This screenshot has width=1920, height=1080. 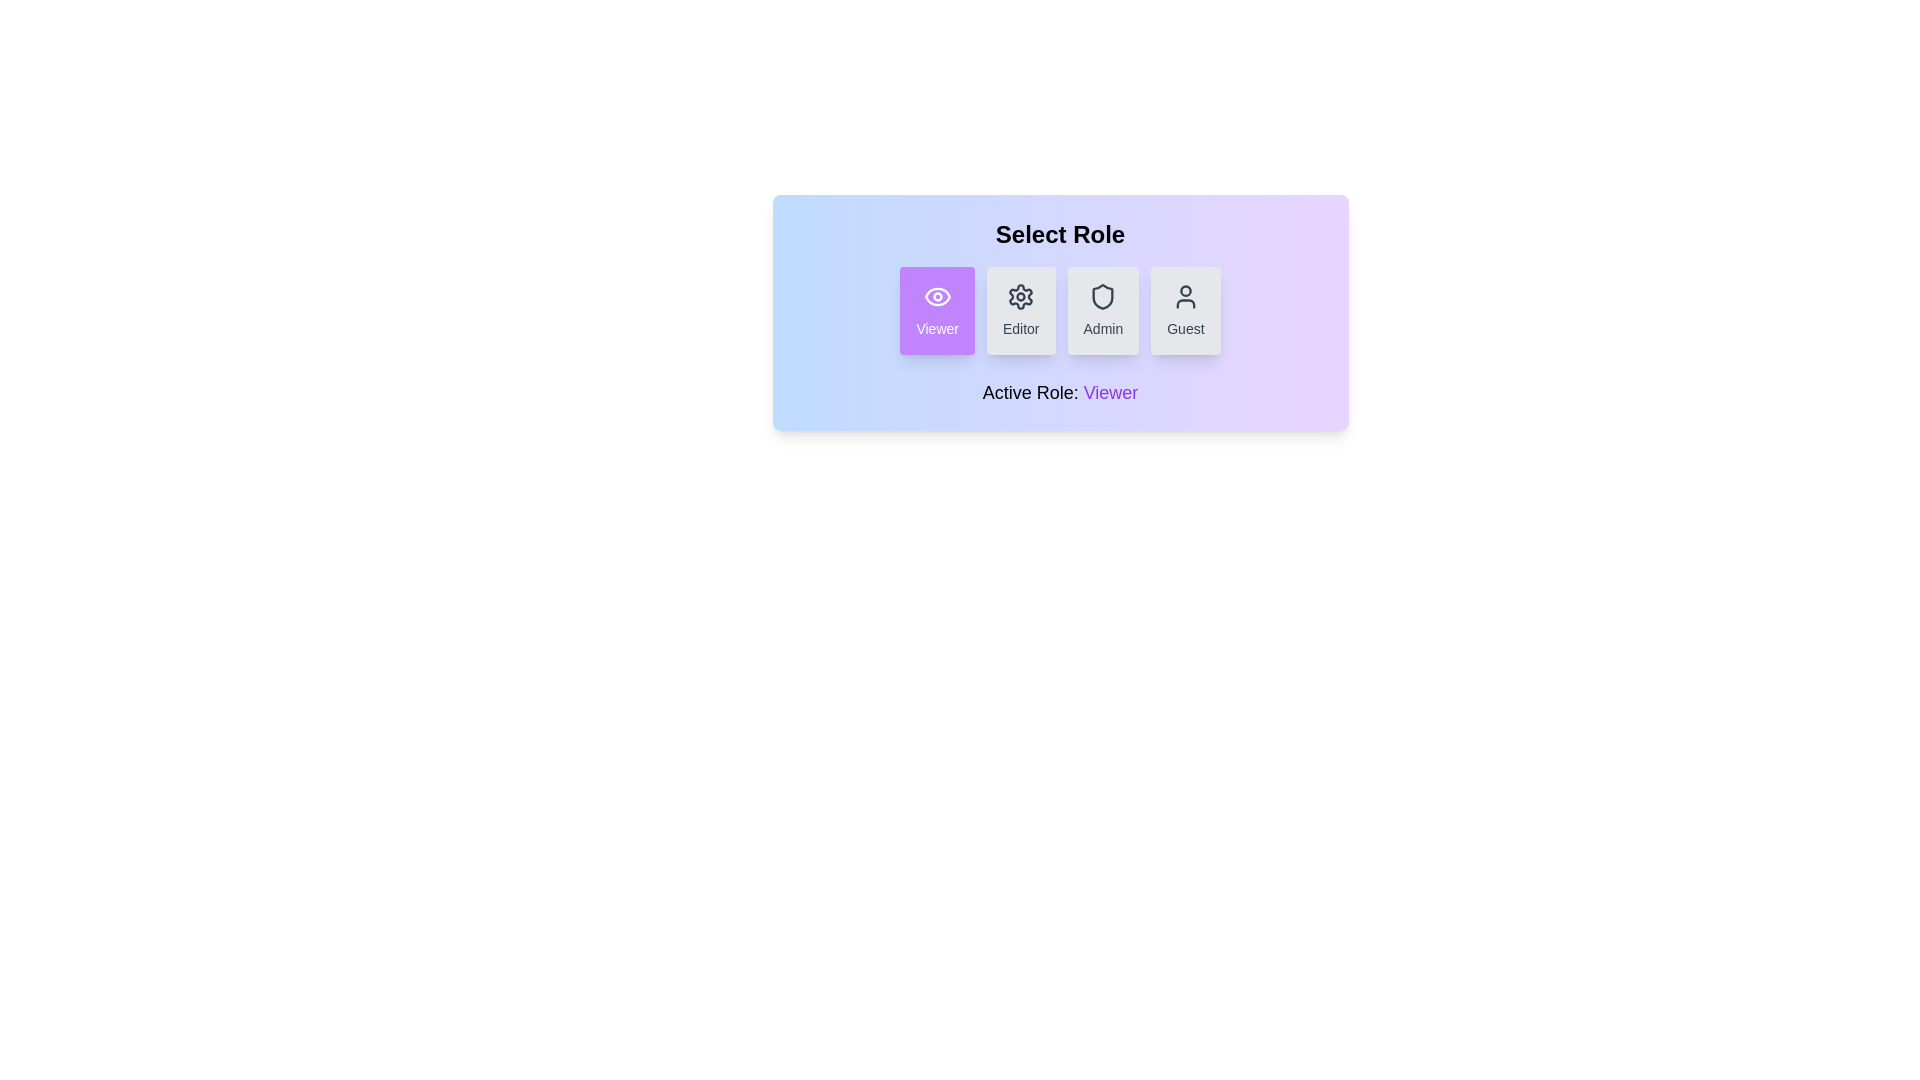 I want to click on the role Guest by clicking the corresponding button, so click(x=1185, y=311).